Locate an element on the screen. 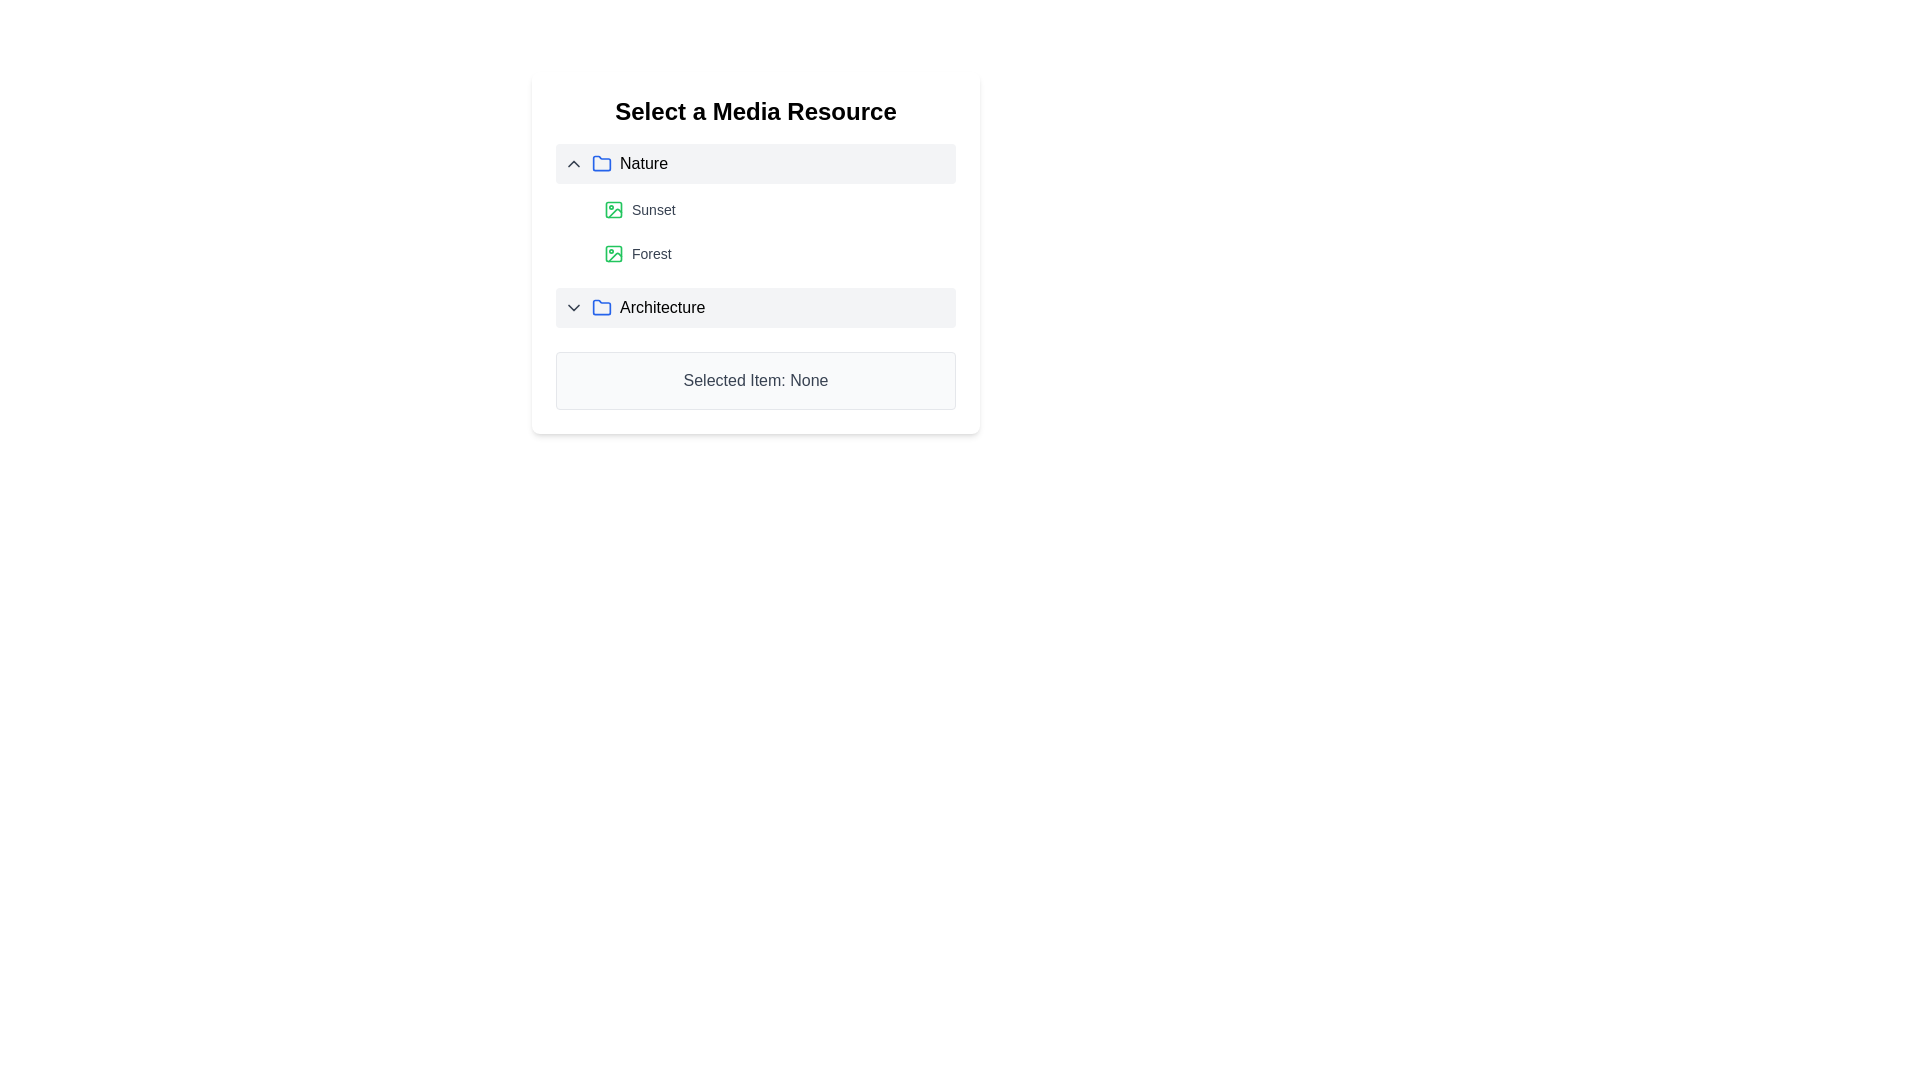 The image size is (1920, 1080). the icon representing the 'Forest' section, which is positioned to the left of the text label 'Forest' in the 'Nature' section of the interface is located at coordinates (613, 253).